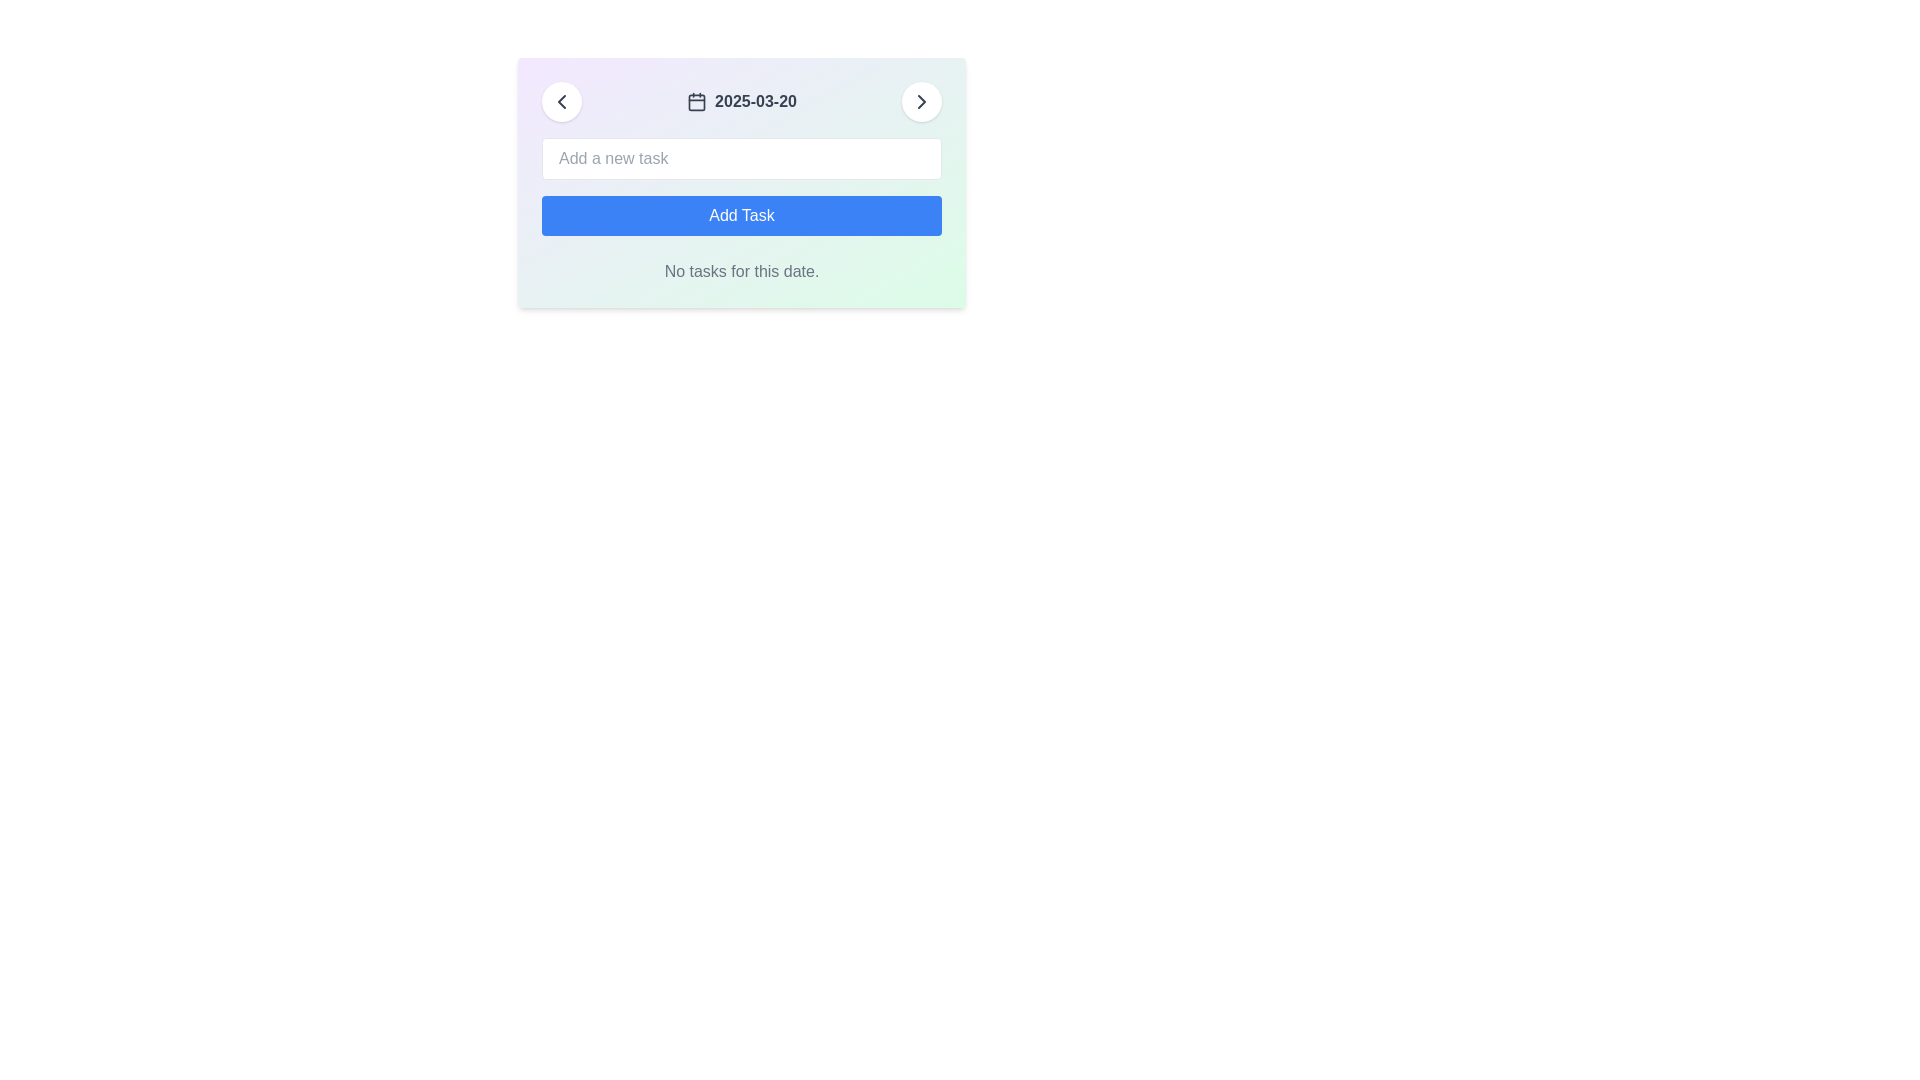 This screenshot has width=1920, height=1080. What do you see at coordinates (560, 101) in the screenshot?
I see `the circular button with a white background and a left-pointing dark gray arrow icon` at bounding box center [560, 101].